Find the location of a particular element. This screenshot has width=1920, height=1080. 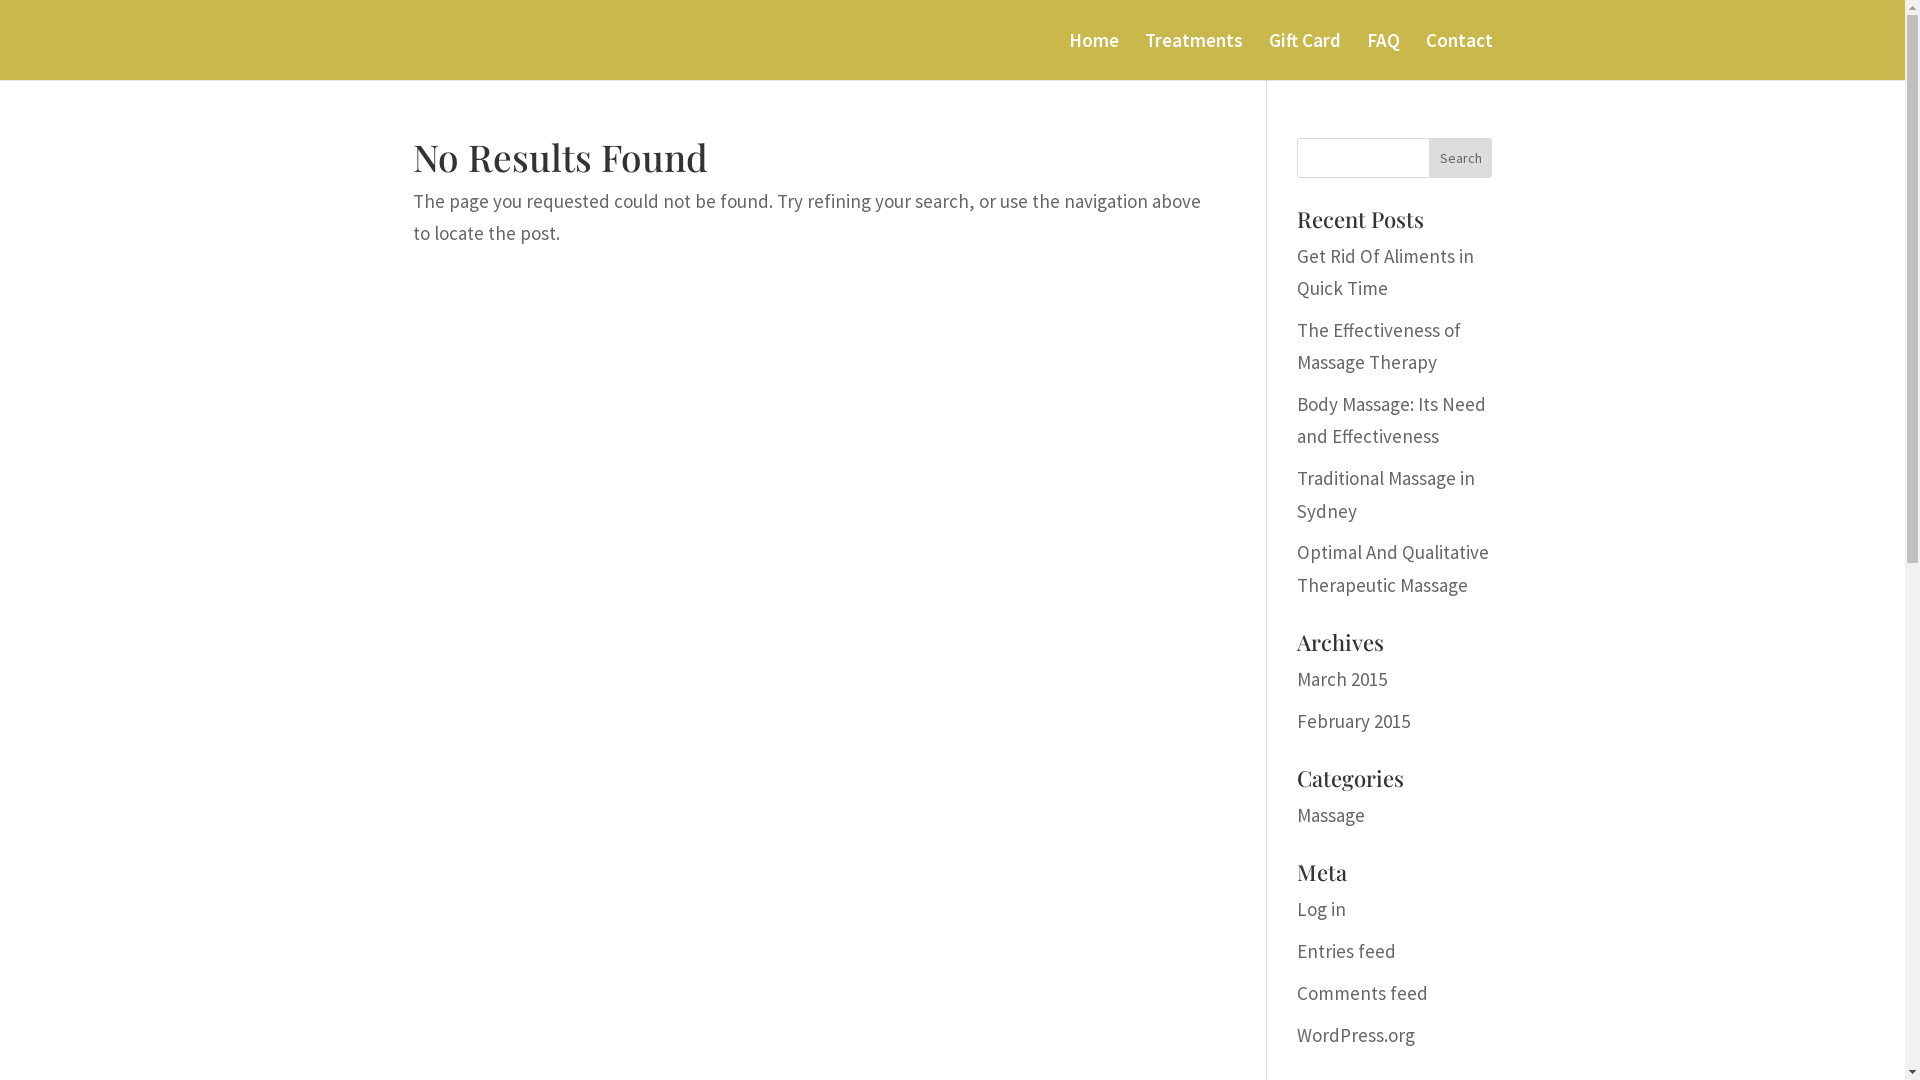

'Home' is located at coordinates (1067, 55).